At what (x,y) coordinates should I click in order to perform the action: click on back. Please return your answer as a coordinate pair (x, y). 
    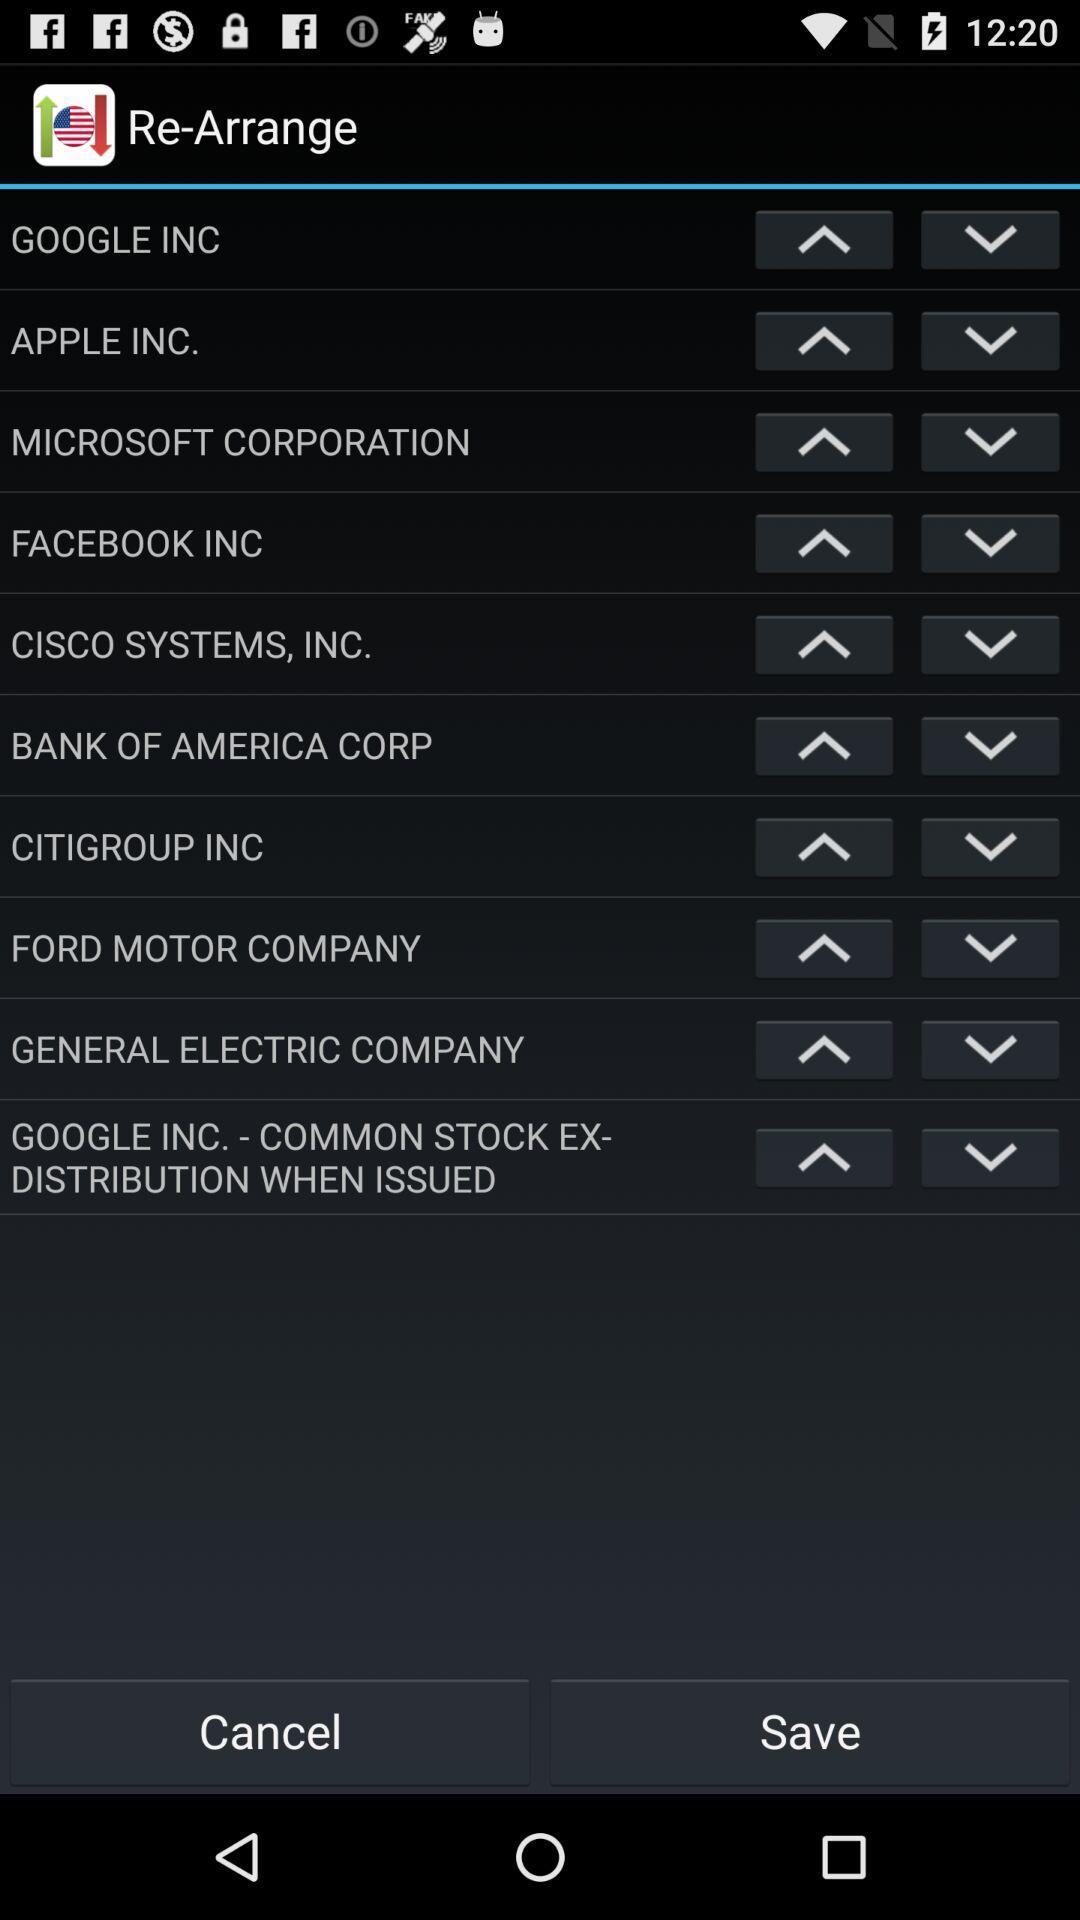
    Looking at the image, I should click on (824, 440).